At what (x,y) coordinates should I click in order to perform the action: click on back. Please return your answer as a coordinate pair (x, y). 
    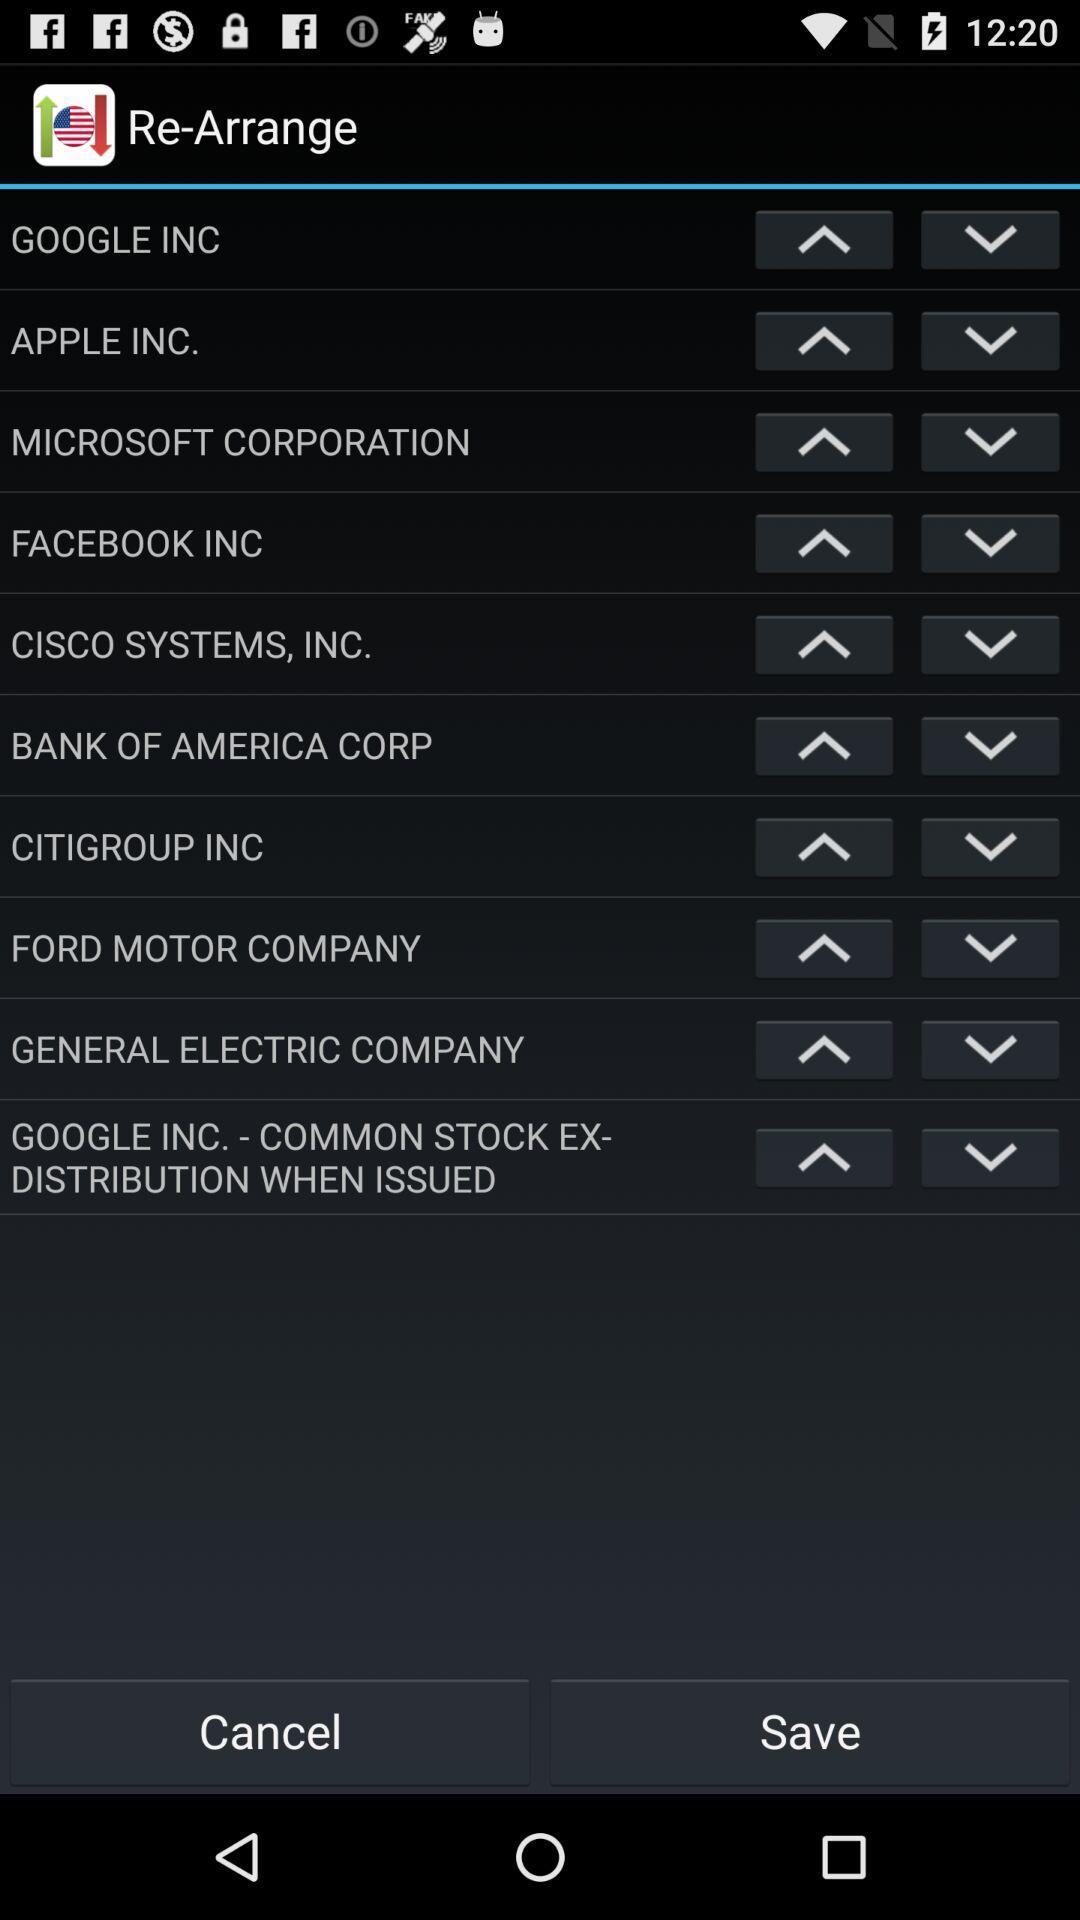
    Looking at the image, I should click on (824, 440).